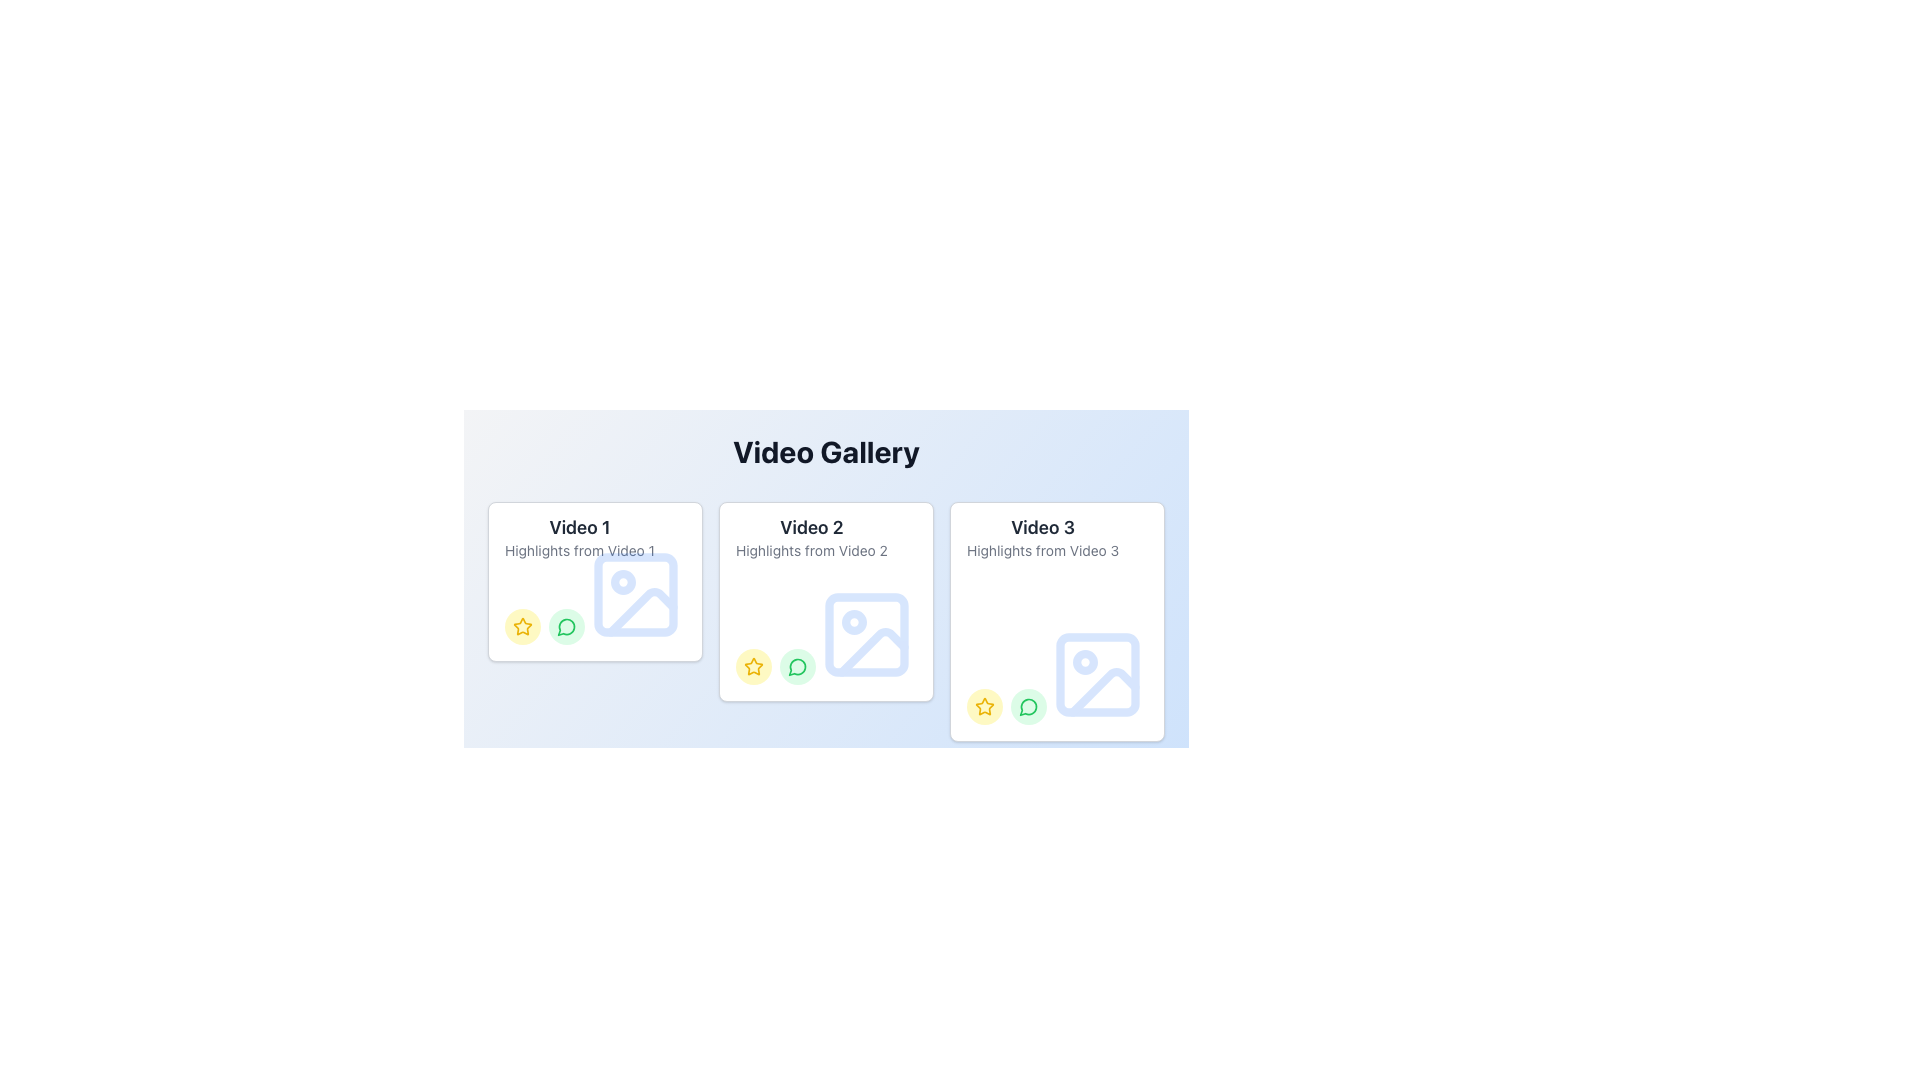 The image size is (1920, 1080). I want to click on the text label reading 'Highlights from Video 2,' which is styled in a smaller font size and subdued gray color, located centrally beneath the heading 'Video 2' within the card layout for video details, so click(811, 551).